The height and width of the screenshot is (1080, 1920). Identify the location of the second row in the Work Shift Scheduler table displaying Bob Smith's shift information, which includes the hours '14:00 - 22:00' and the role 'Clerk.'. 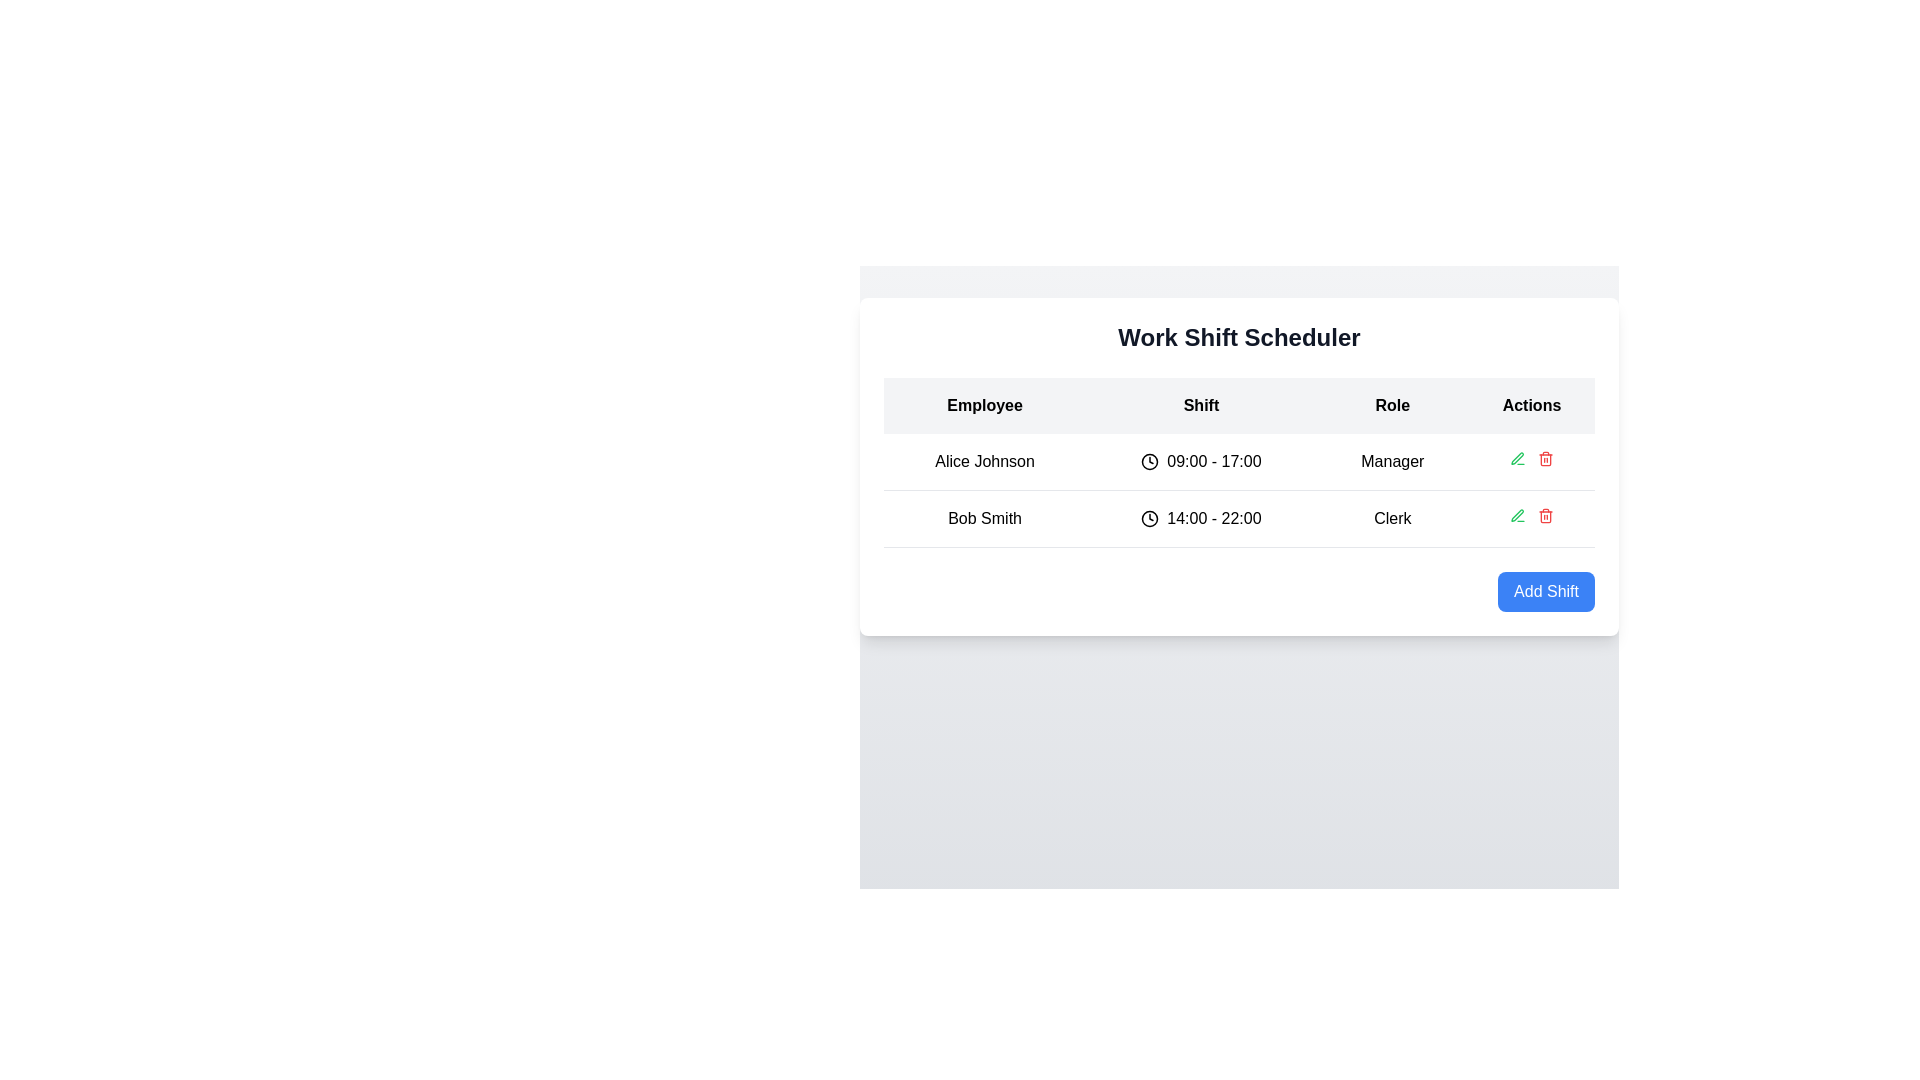
(1238, 518).